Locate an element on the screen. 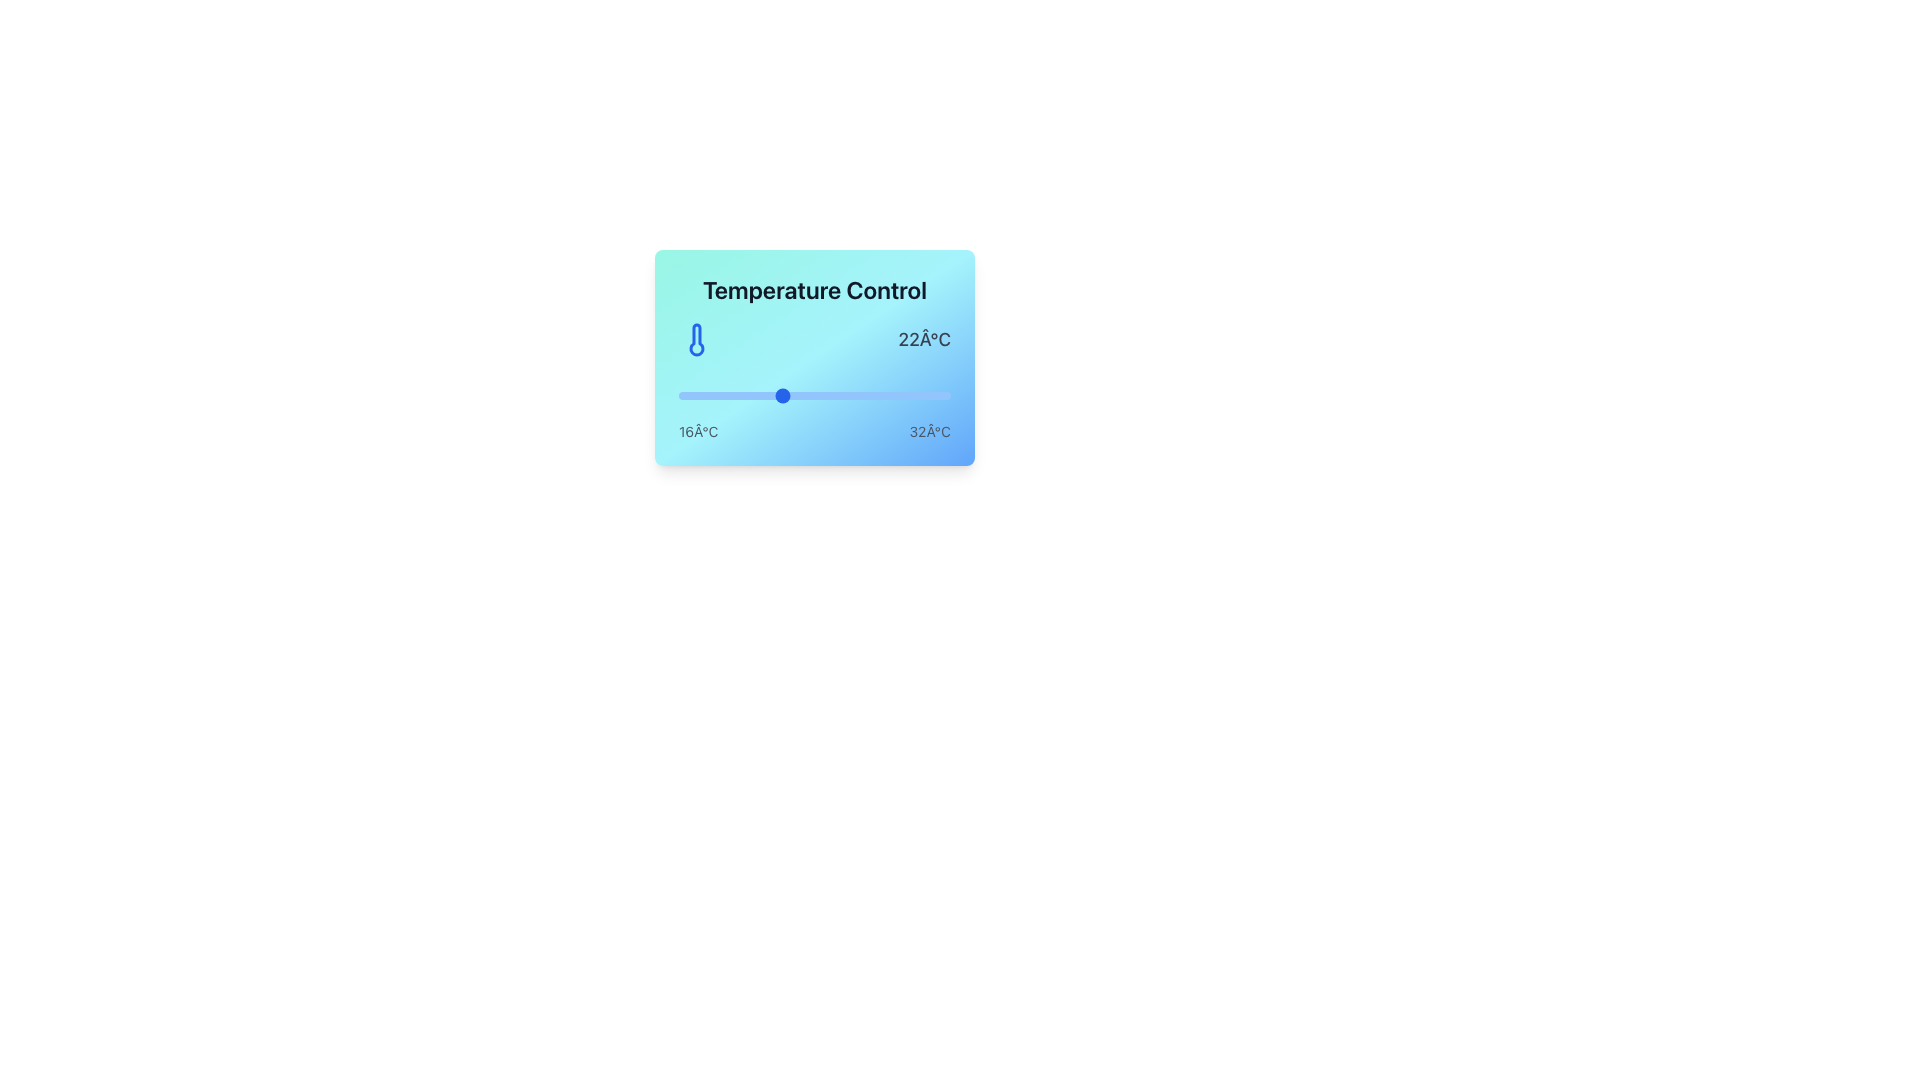 This screenshot has height=1080, width=1920. the temperature is located at coordinates (746, 396).